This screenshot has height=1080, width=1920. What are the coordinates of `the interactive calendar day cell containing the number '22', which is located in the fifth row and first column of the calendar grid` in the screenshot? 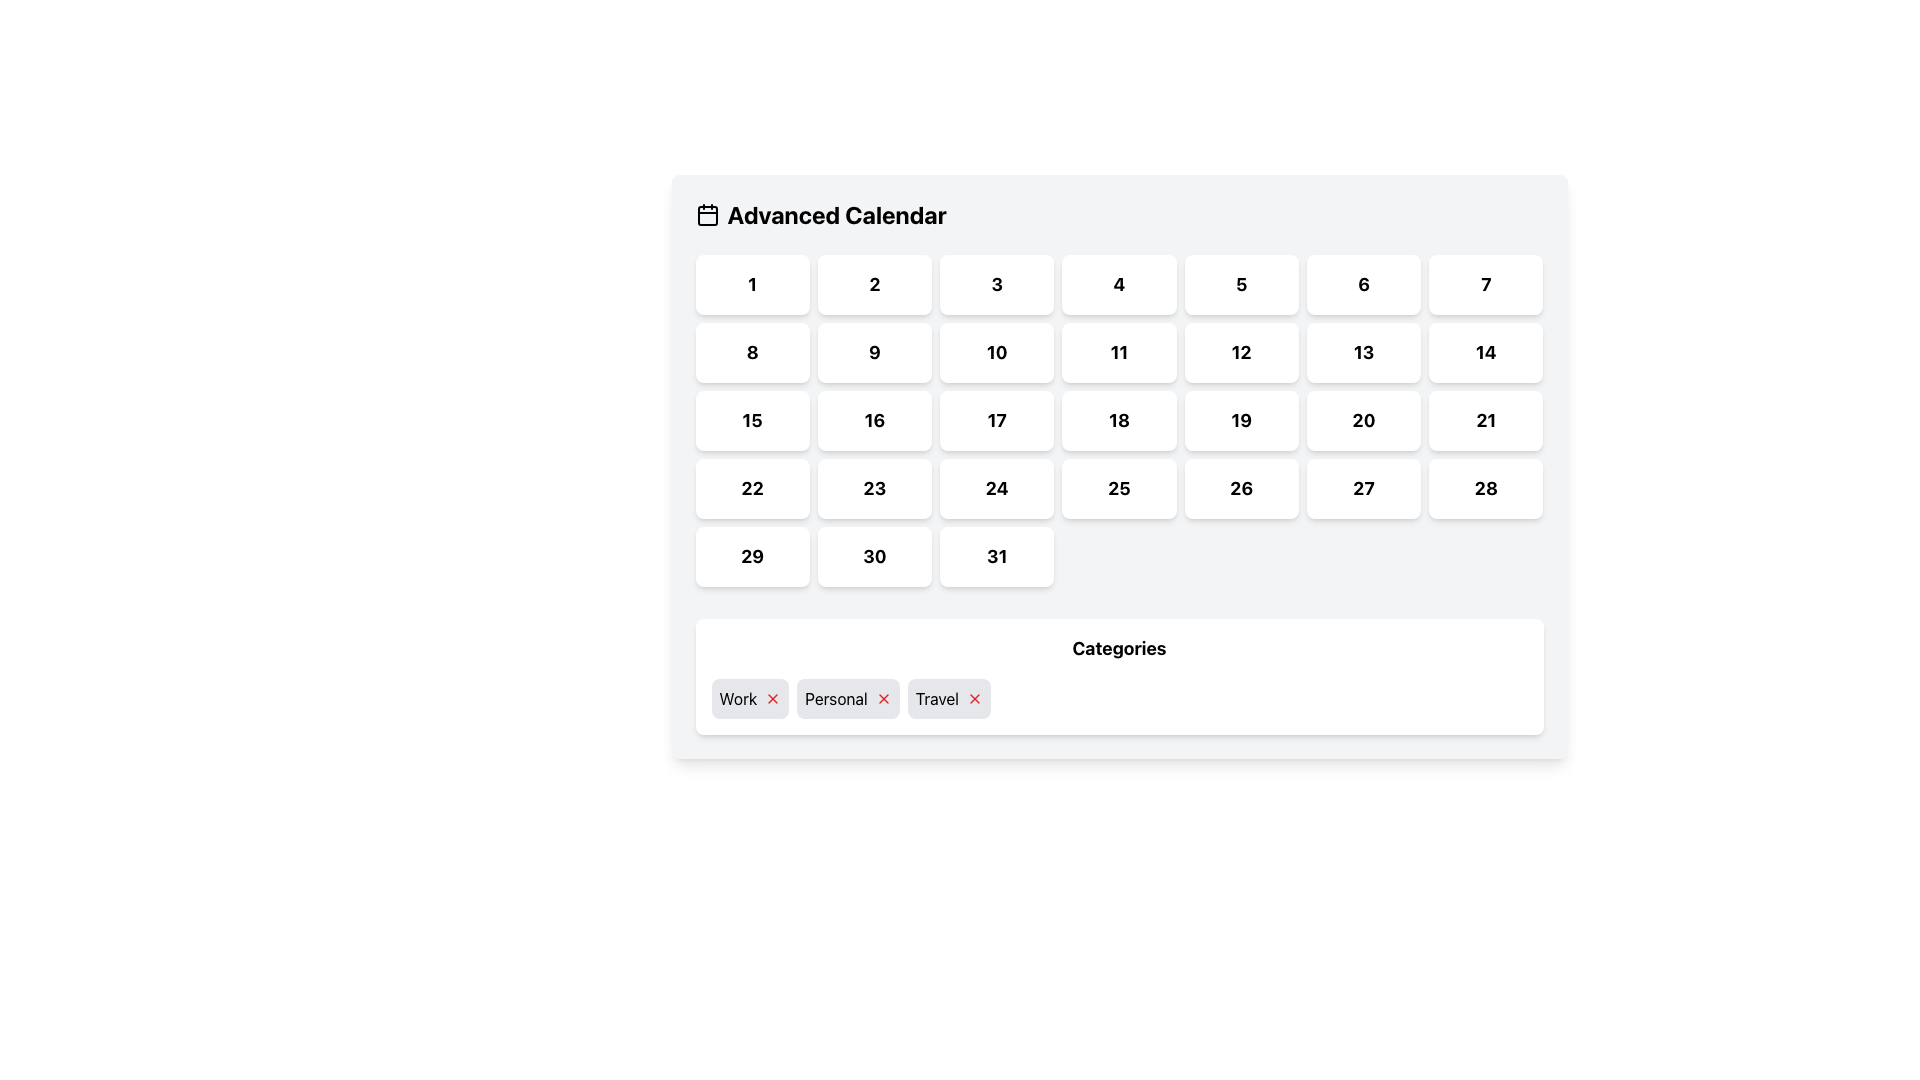 It's located at (751, 489).